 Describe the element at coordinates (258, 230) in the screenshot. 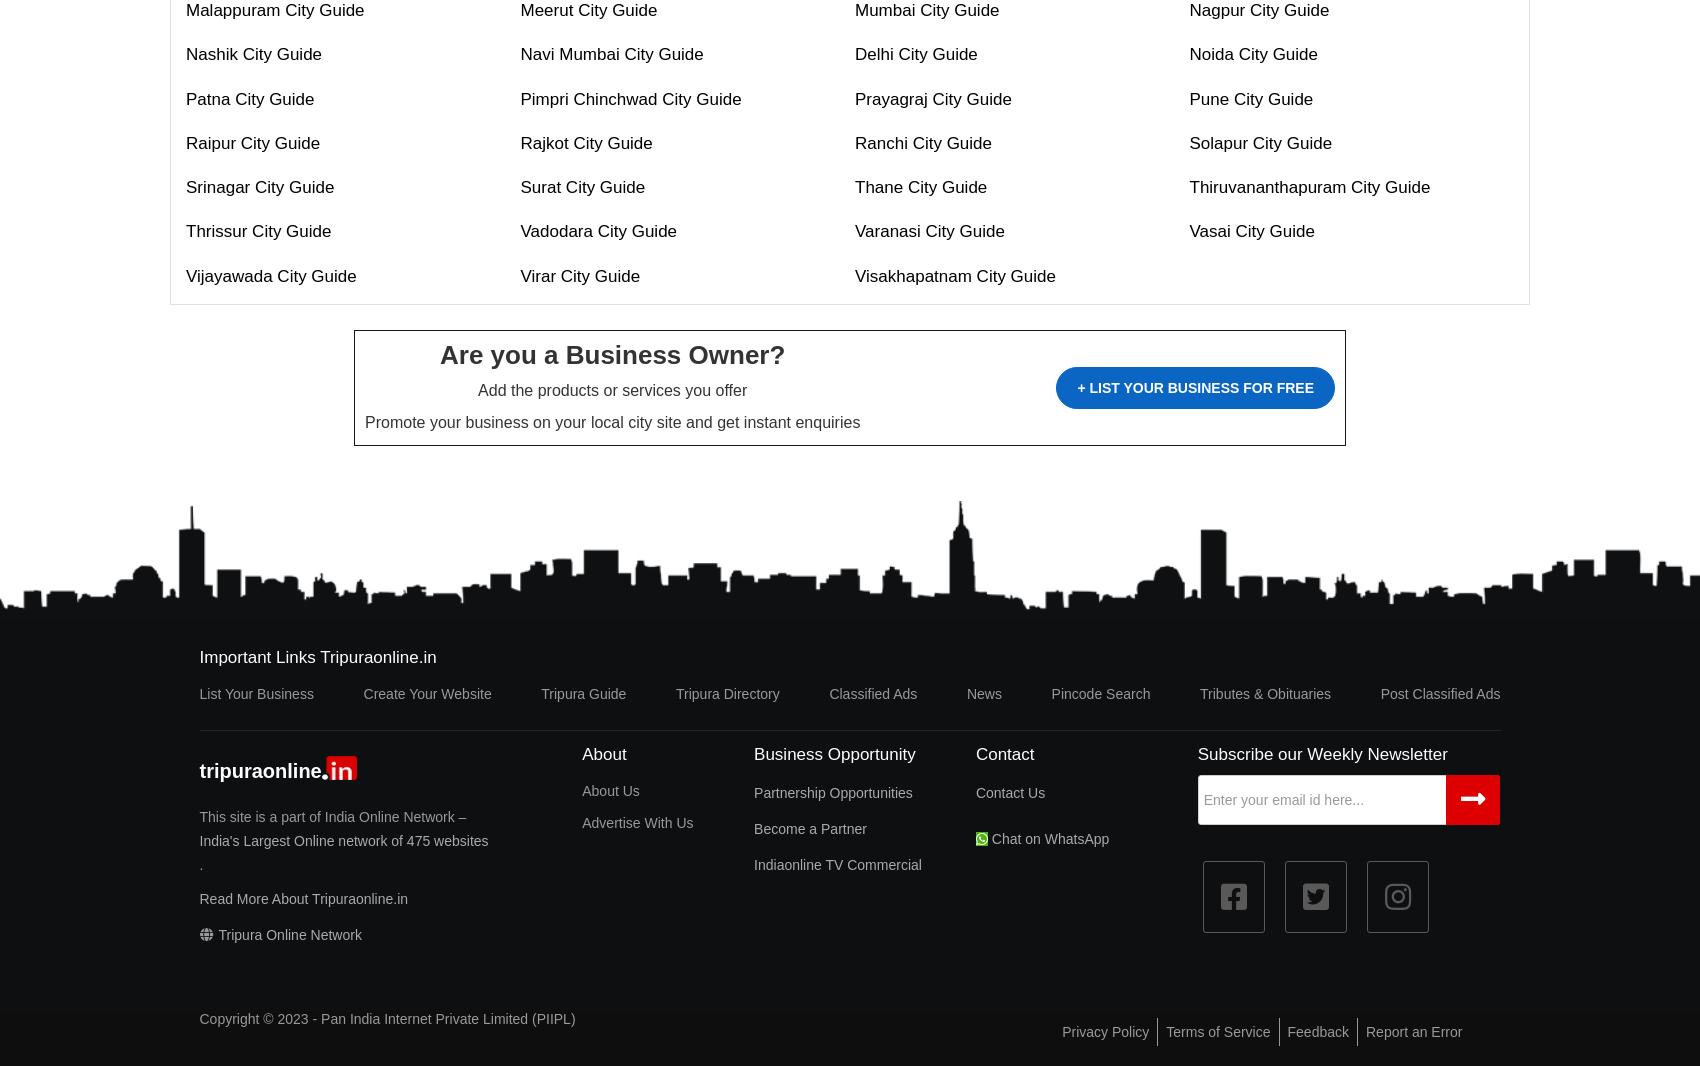

I see `'Thrissur City Guide'` at that location.